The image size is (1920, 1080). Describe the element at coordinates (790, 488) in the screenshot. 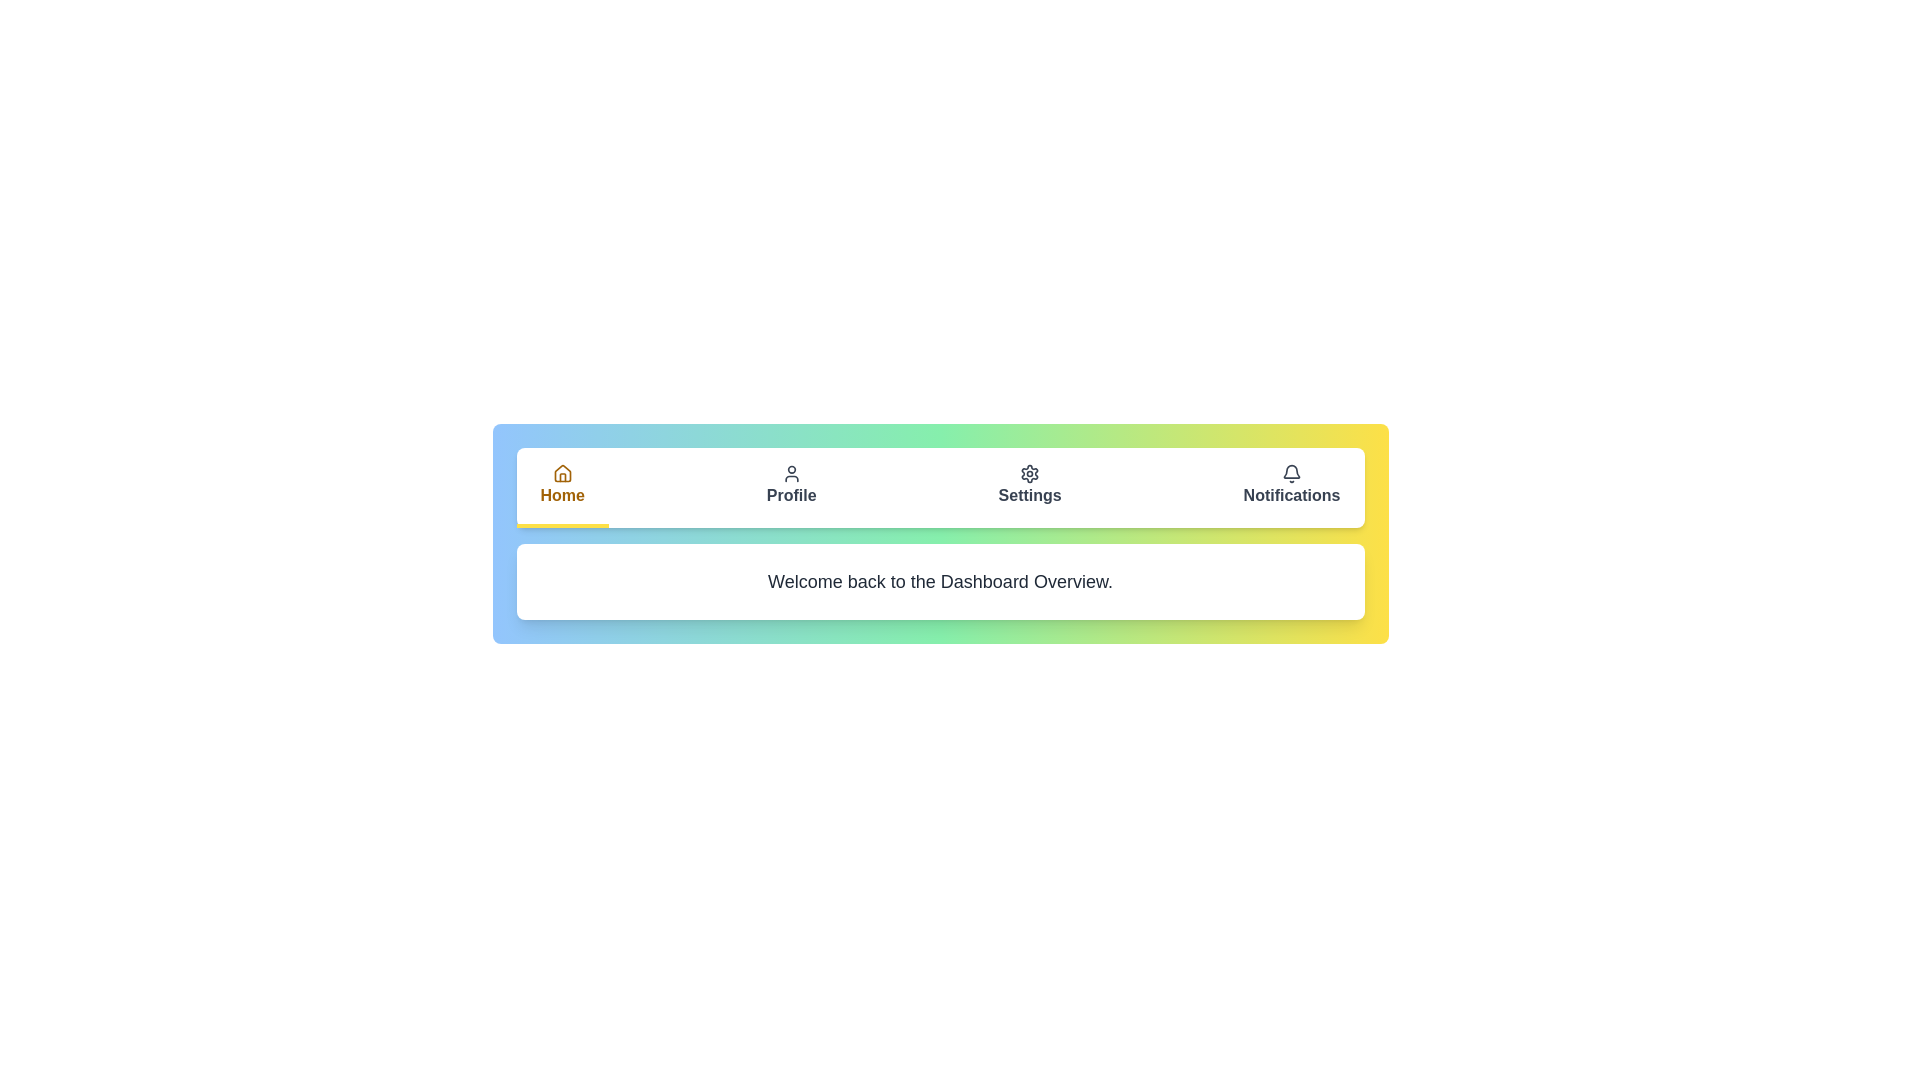

I see `the 'Profile' button located in the horizontal navigation bar at the top center of the interface` at that location.